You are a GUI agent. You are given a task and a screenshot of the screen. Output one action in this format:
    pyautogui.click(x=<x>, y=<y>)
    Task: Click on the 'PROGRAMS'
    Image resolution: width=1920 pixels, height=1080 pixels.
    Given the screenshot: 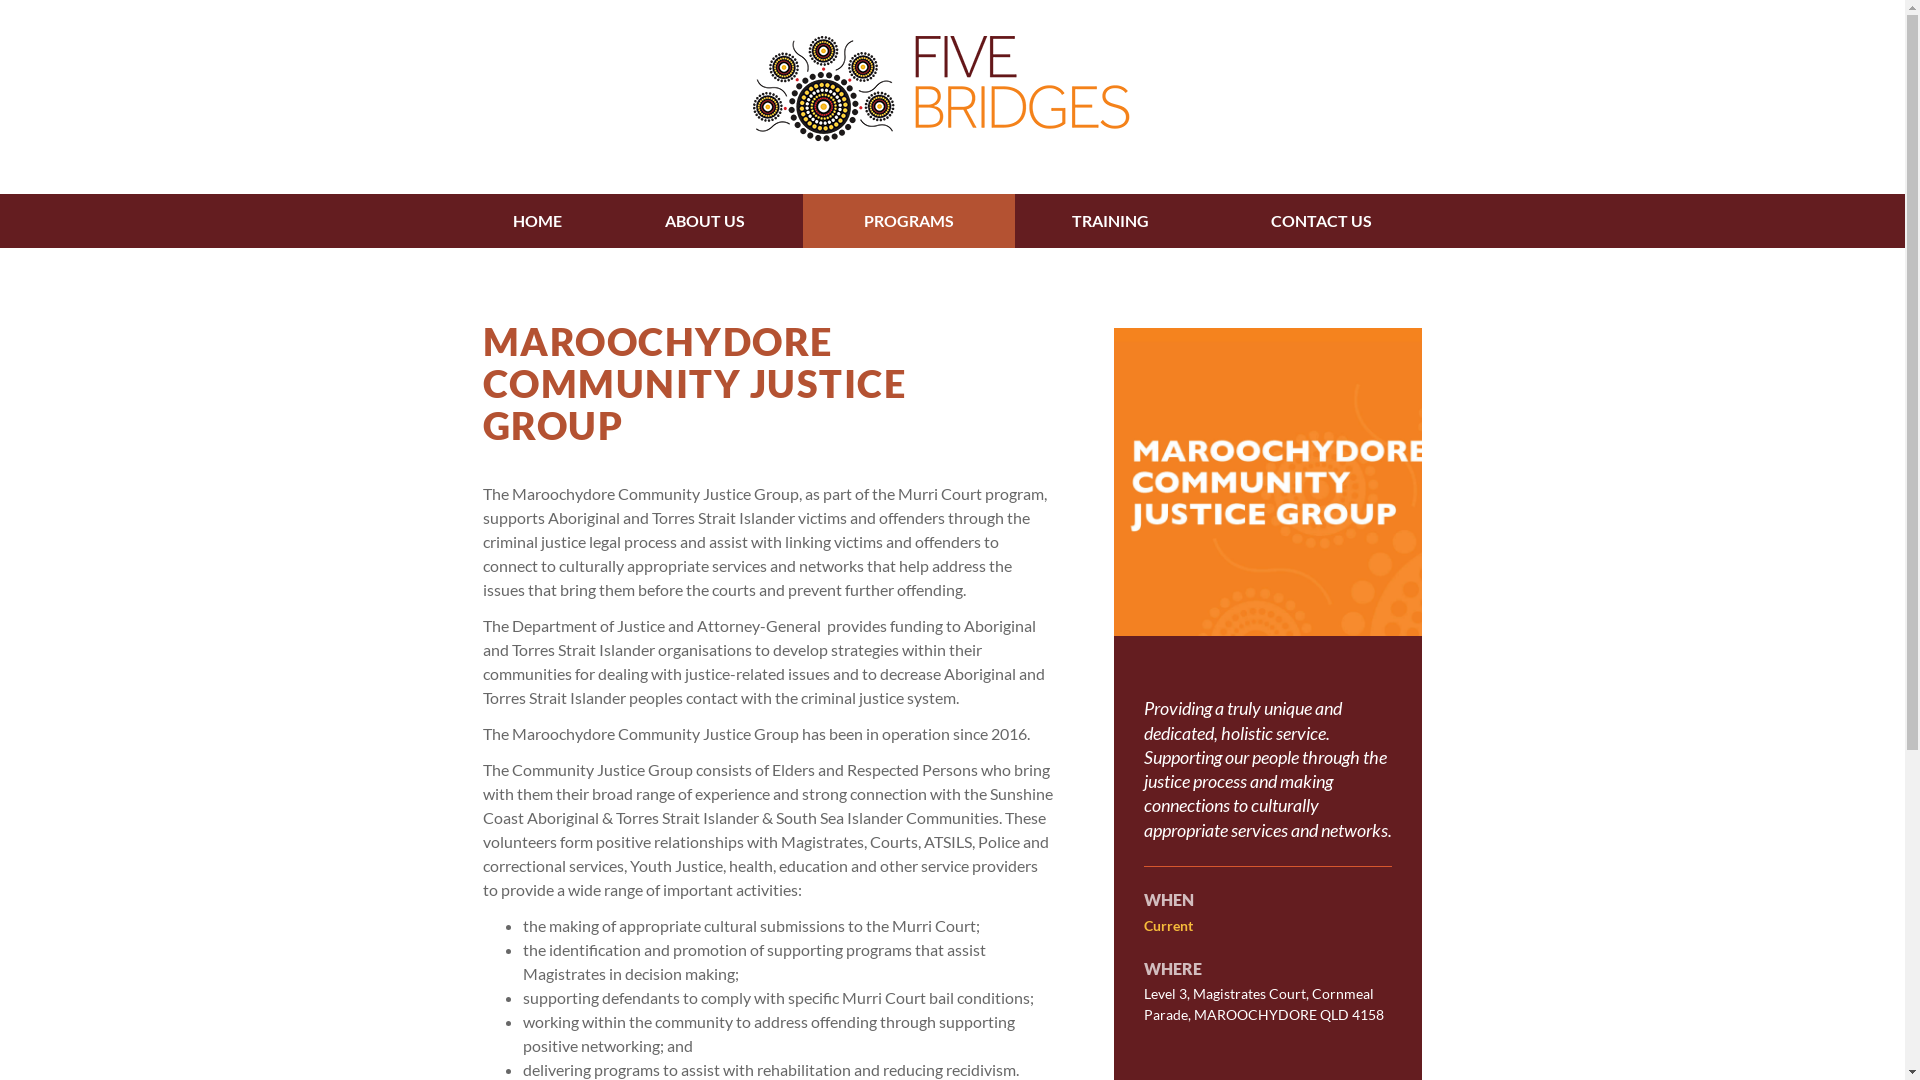 What is the action you would take?
    pyautogui.click(x=908, y=220)
    